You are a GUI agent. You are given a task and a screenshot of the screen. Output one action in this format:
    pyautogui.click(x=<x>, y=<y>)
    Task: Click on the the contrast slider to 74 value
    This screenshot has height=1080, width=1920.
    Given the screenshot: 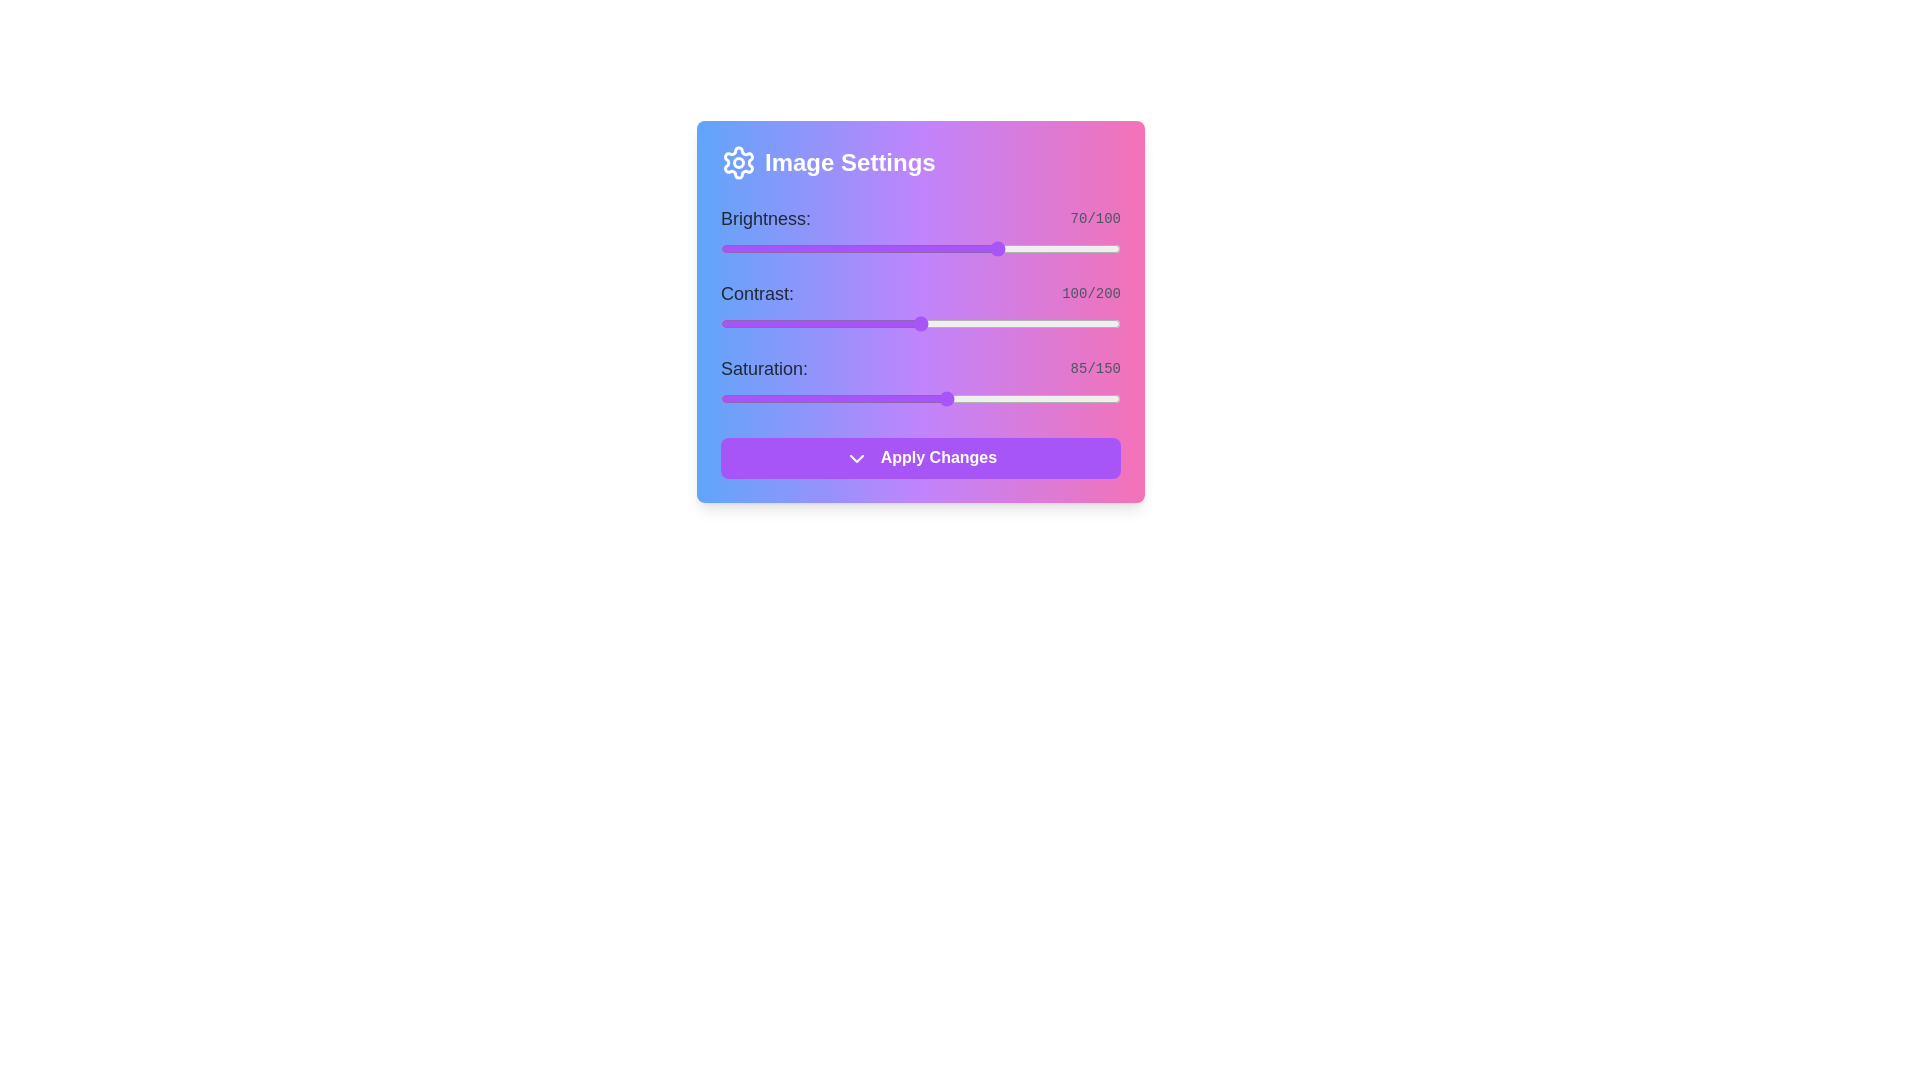 What is the action you would take?
    pyautogui.click(x=868, y=323)
    